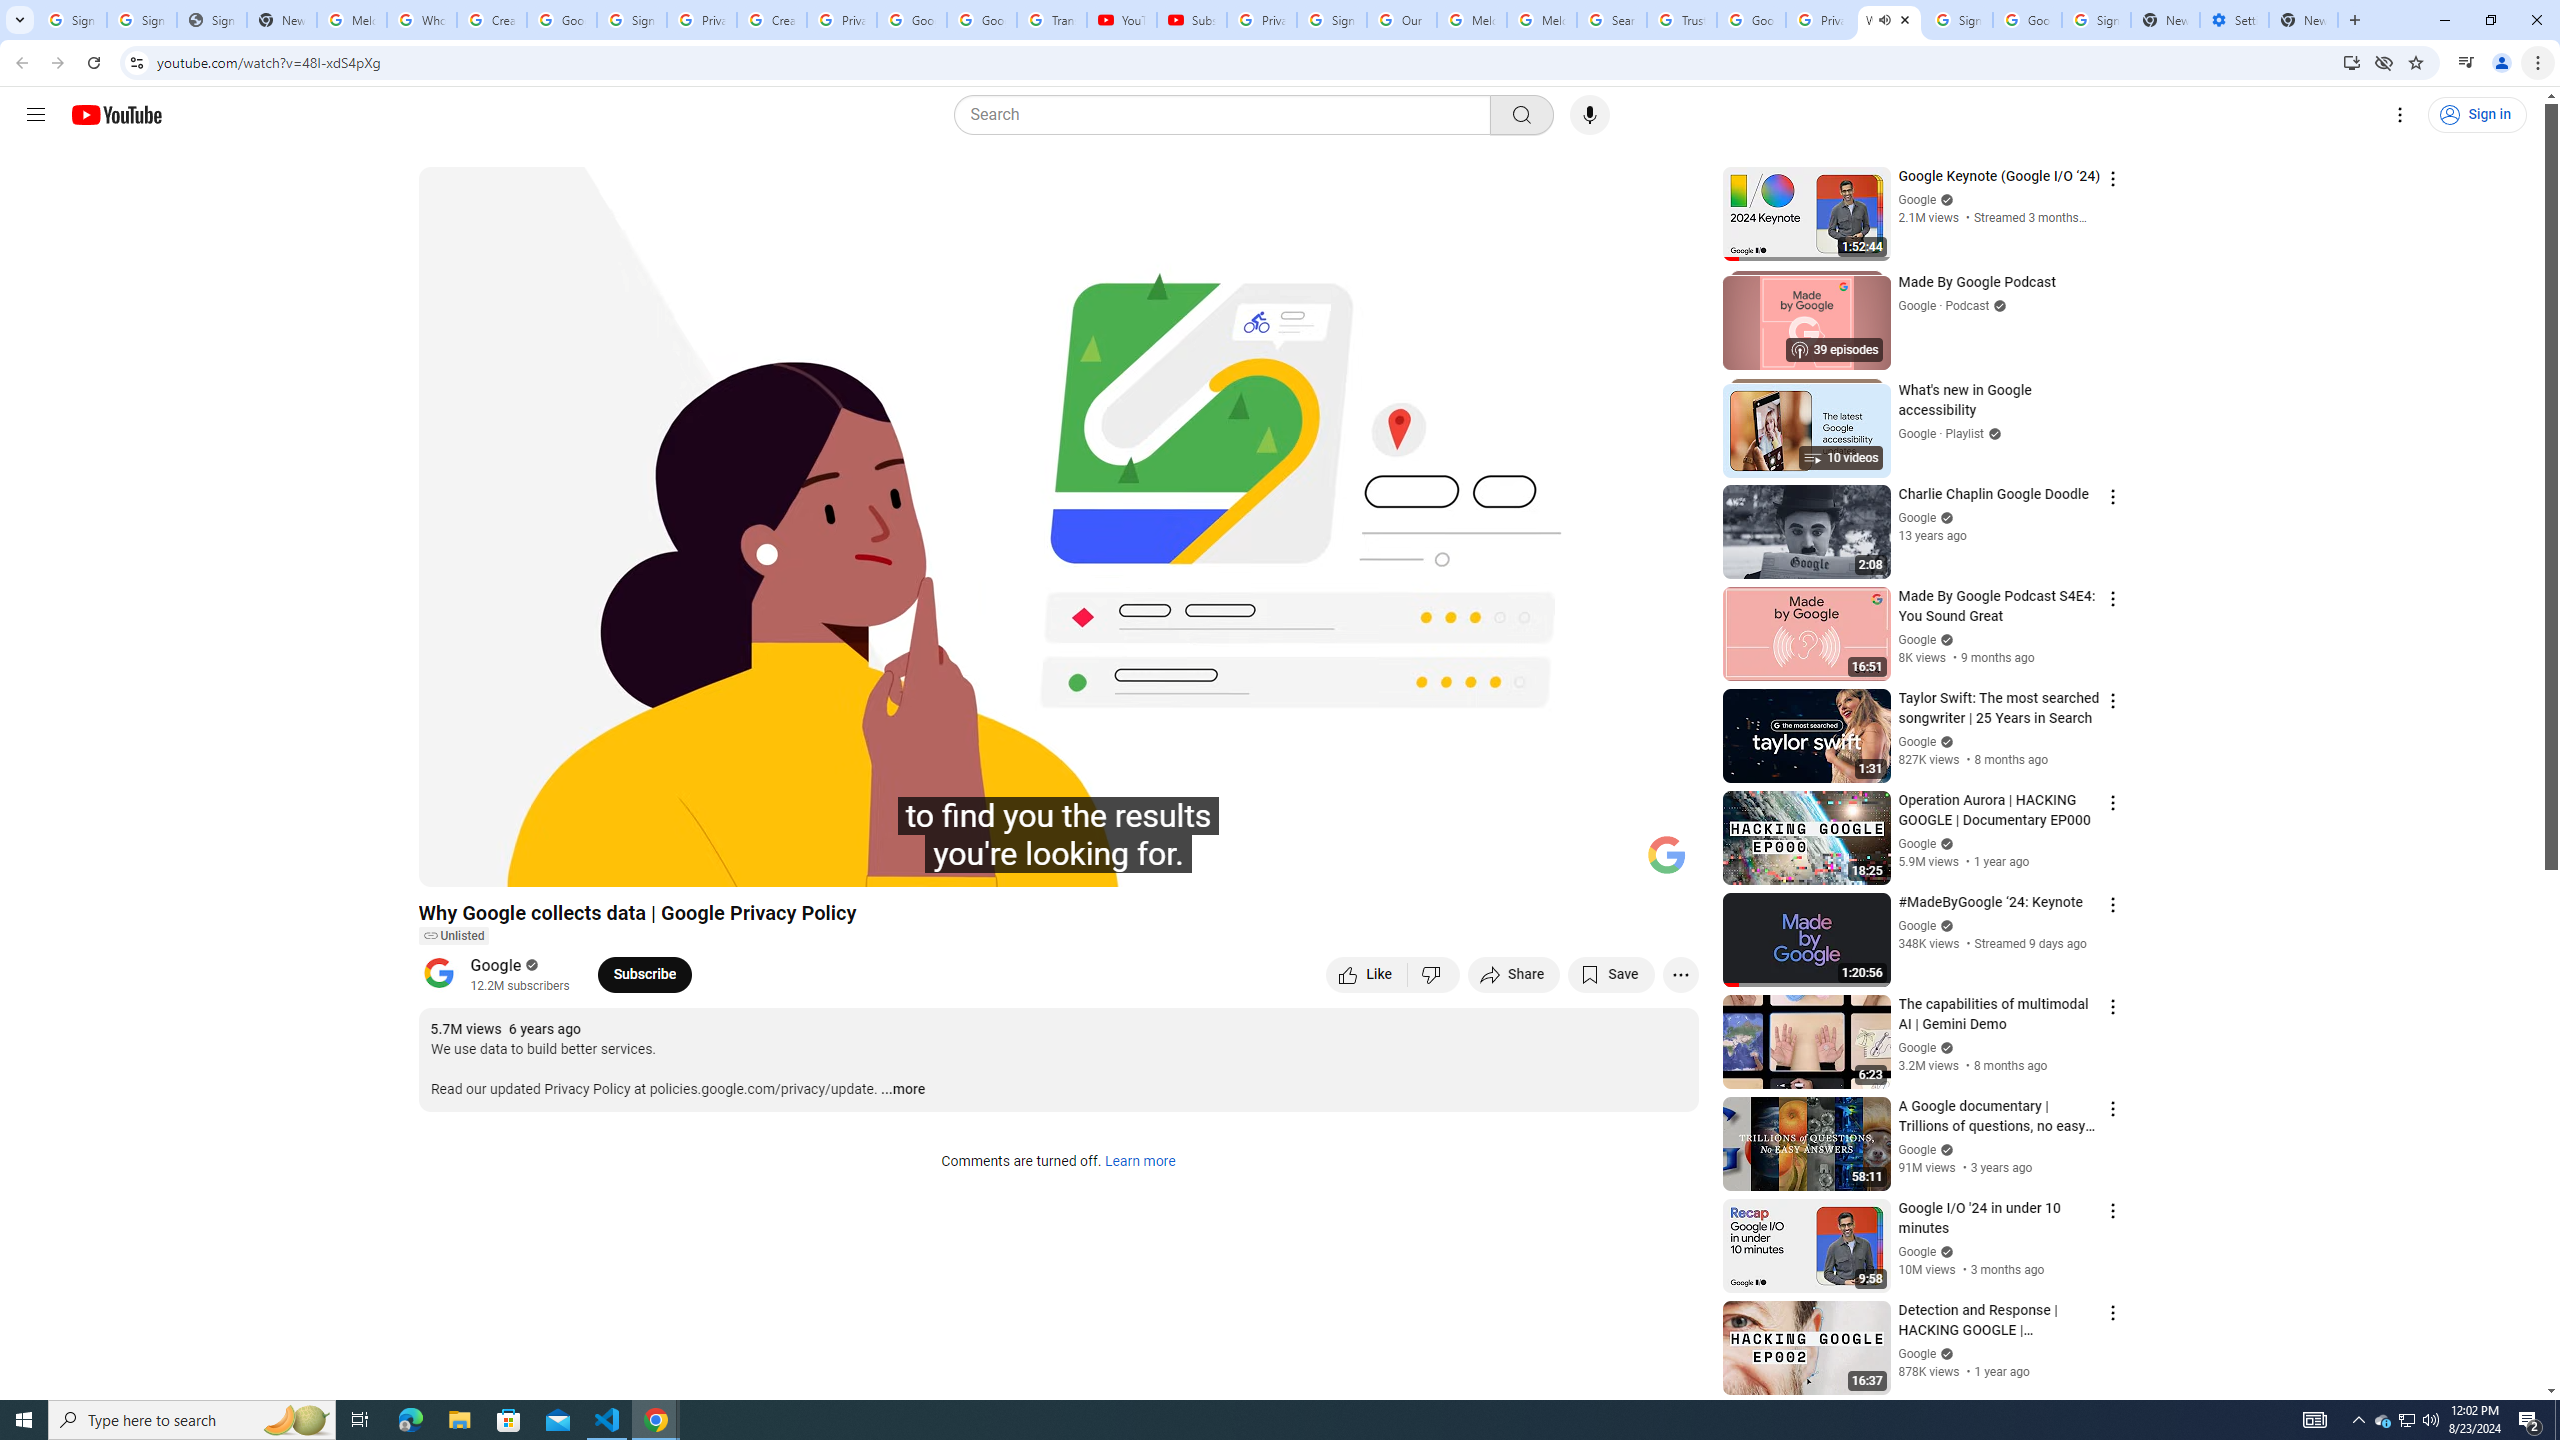 The image size is (2560, 1440). What do you see at coordinates (1957, 19) in the screenshot?
I see `'Sign in - Google Accounts'` at bounding box center [1957, 19].